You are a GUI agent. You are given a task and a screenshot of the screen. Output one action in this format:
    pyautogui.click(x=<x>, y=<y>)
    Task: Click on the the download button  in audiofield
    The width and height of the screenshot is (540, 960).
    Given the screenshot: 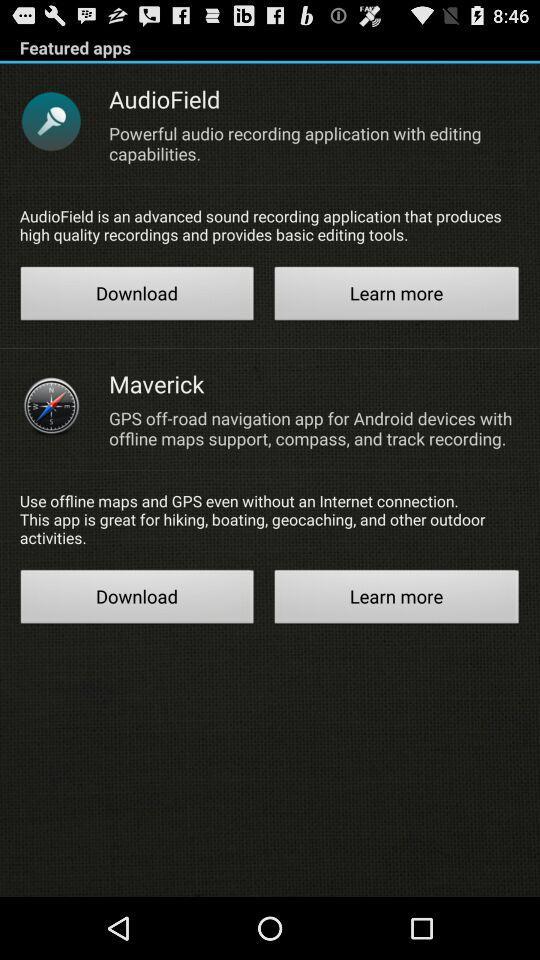 What is the action you would take?
    pyautogui.click(x=136, y=295)
    